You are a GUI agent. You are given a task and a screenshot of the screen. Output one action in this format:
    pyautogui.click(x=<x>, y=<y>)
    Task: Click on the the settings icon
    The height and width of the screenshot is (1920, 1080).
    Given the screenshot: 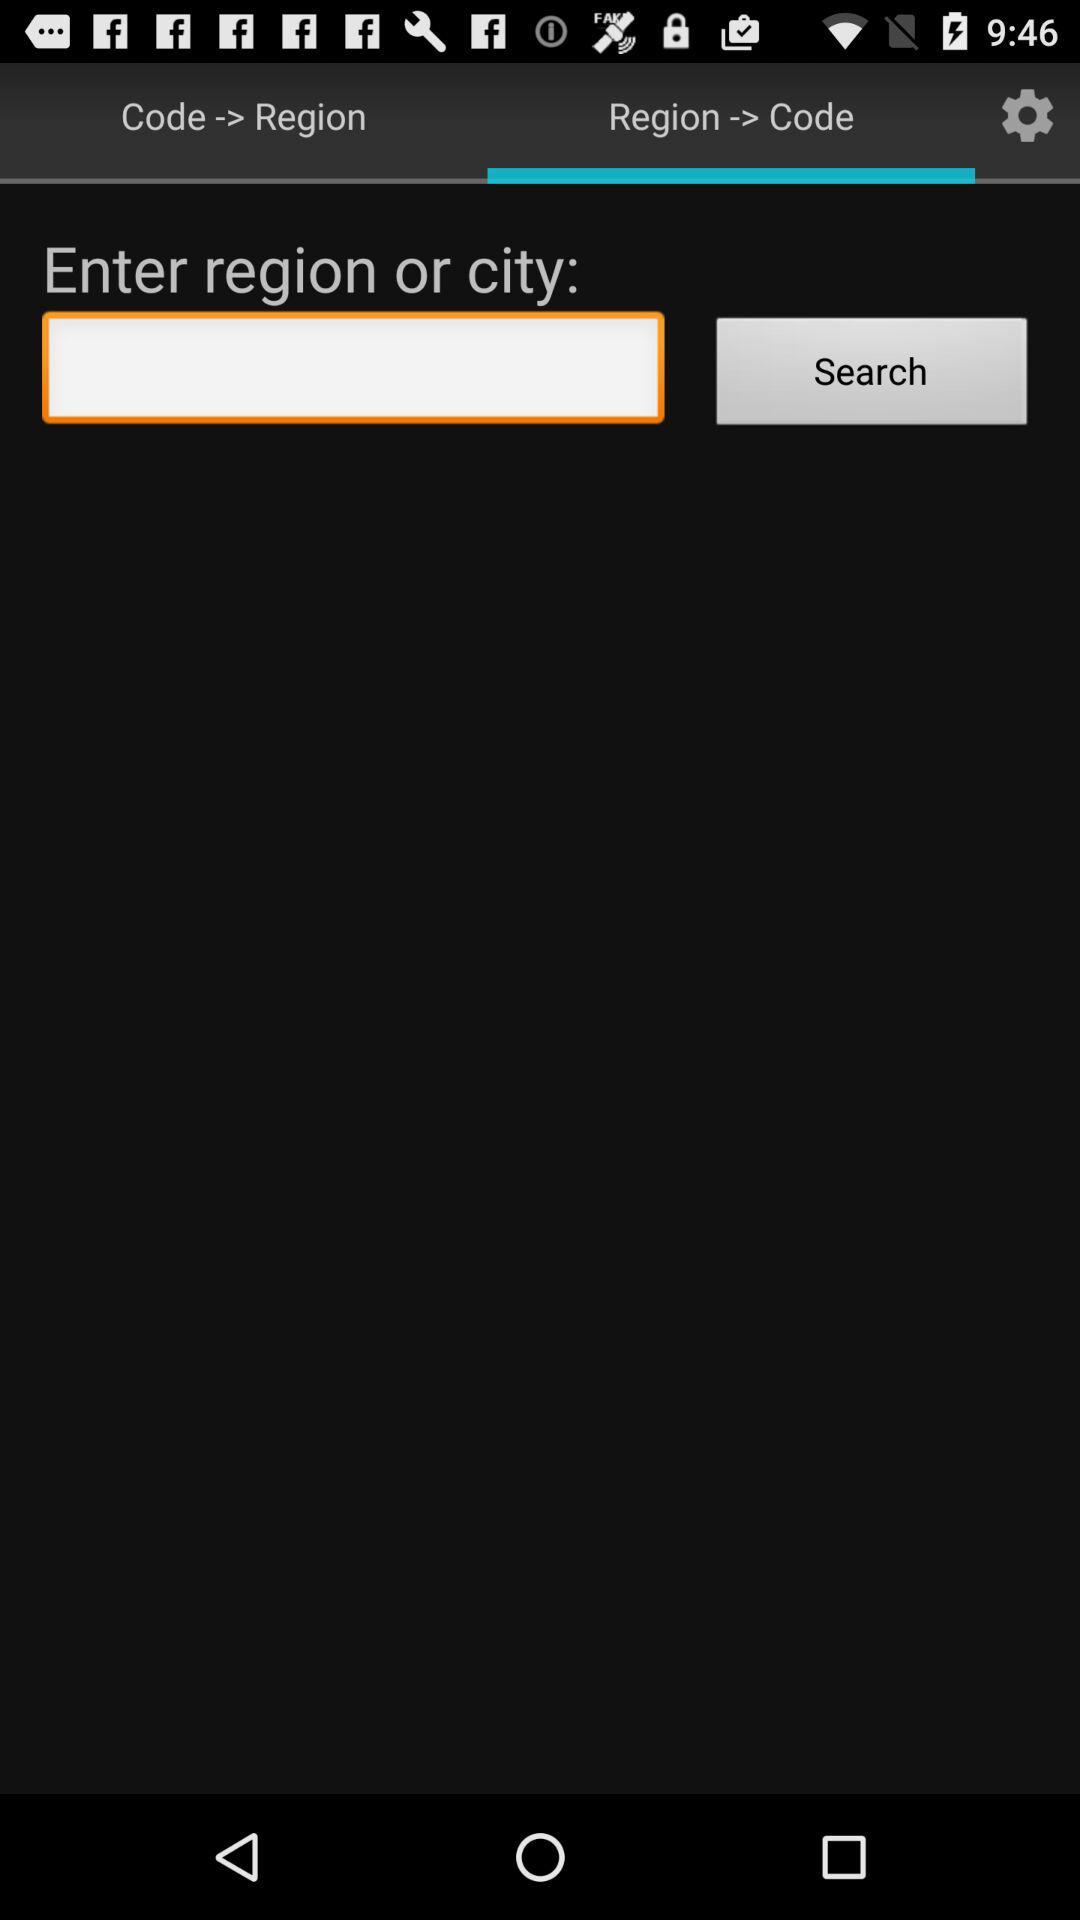 What is the action you would take?
    pyautogui.click(x=1027, y=122)
    